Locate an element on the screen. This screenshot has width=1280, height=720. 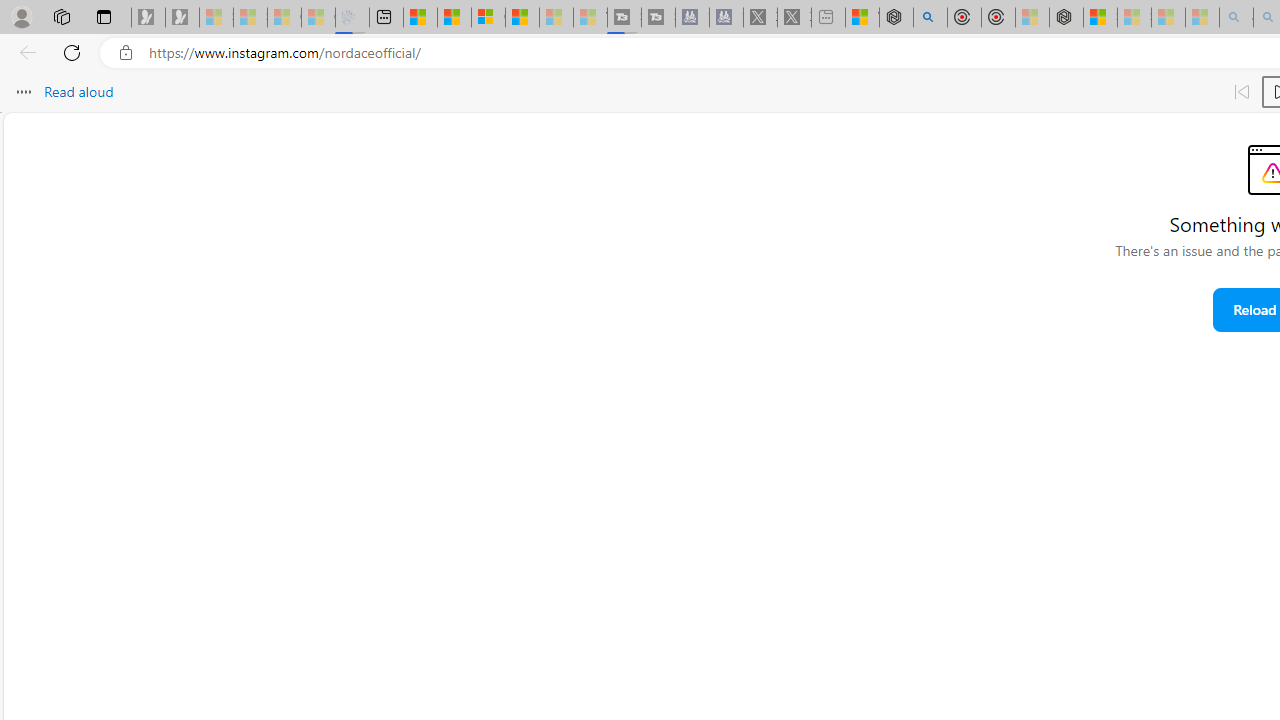
'X - Sleeping' is located at coordinates (793, 17).